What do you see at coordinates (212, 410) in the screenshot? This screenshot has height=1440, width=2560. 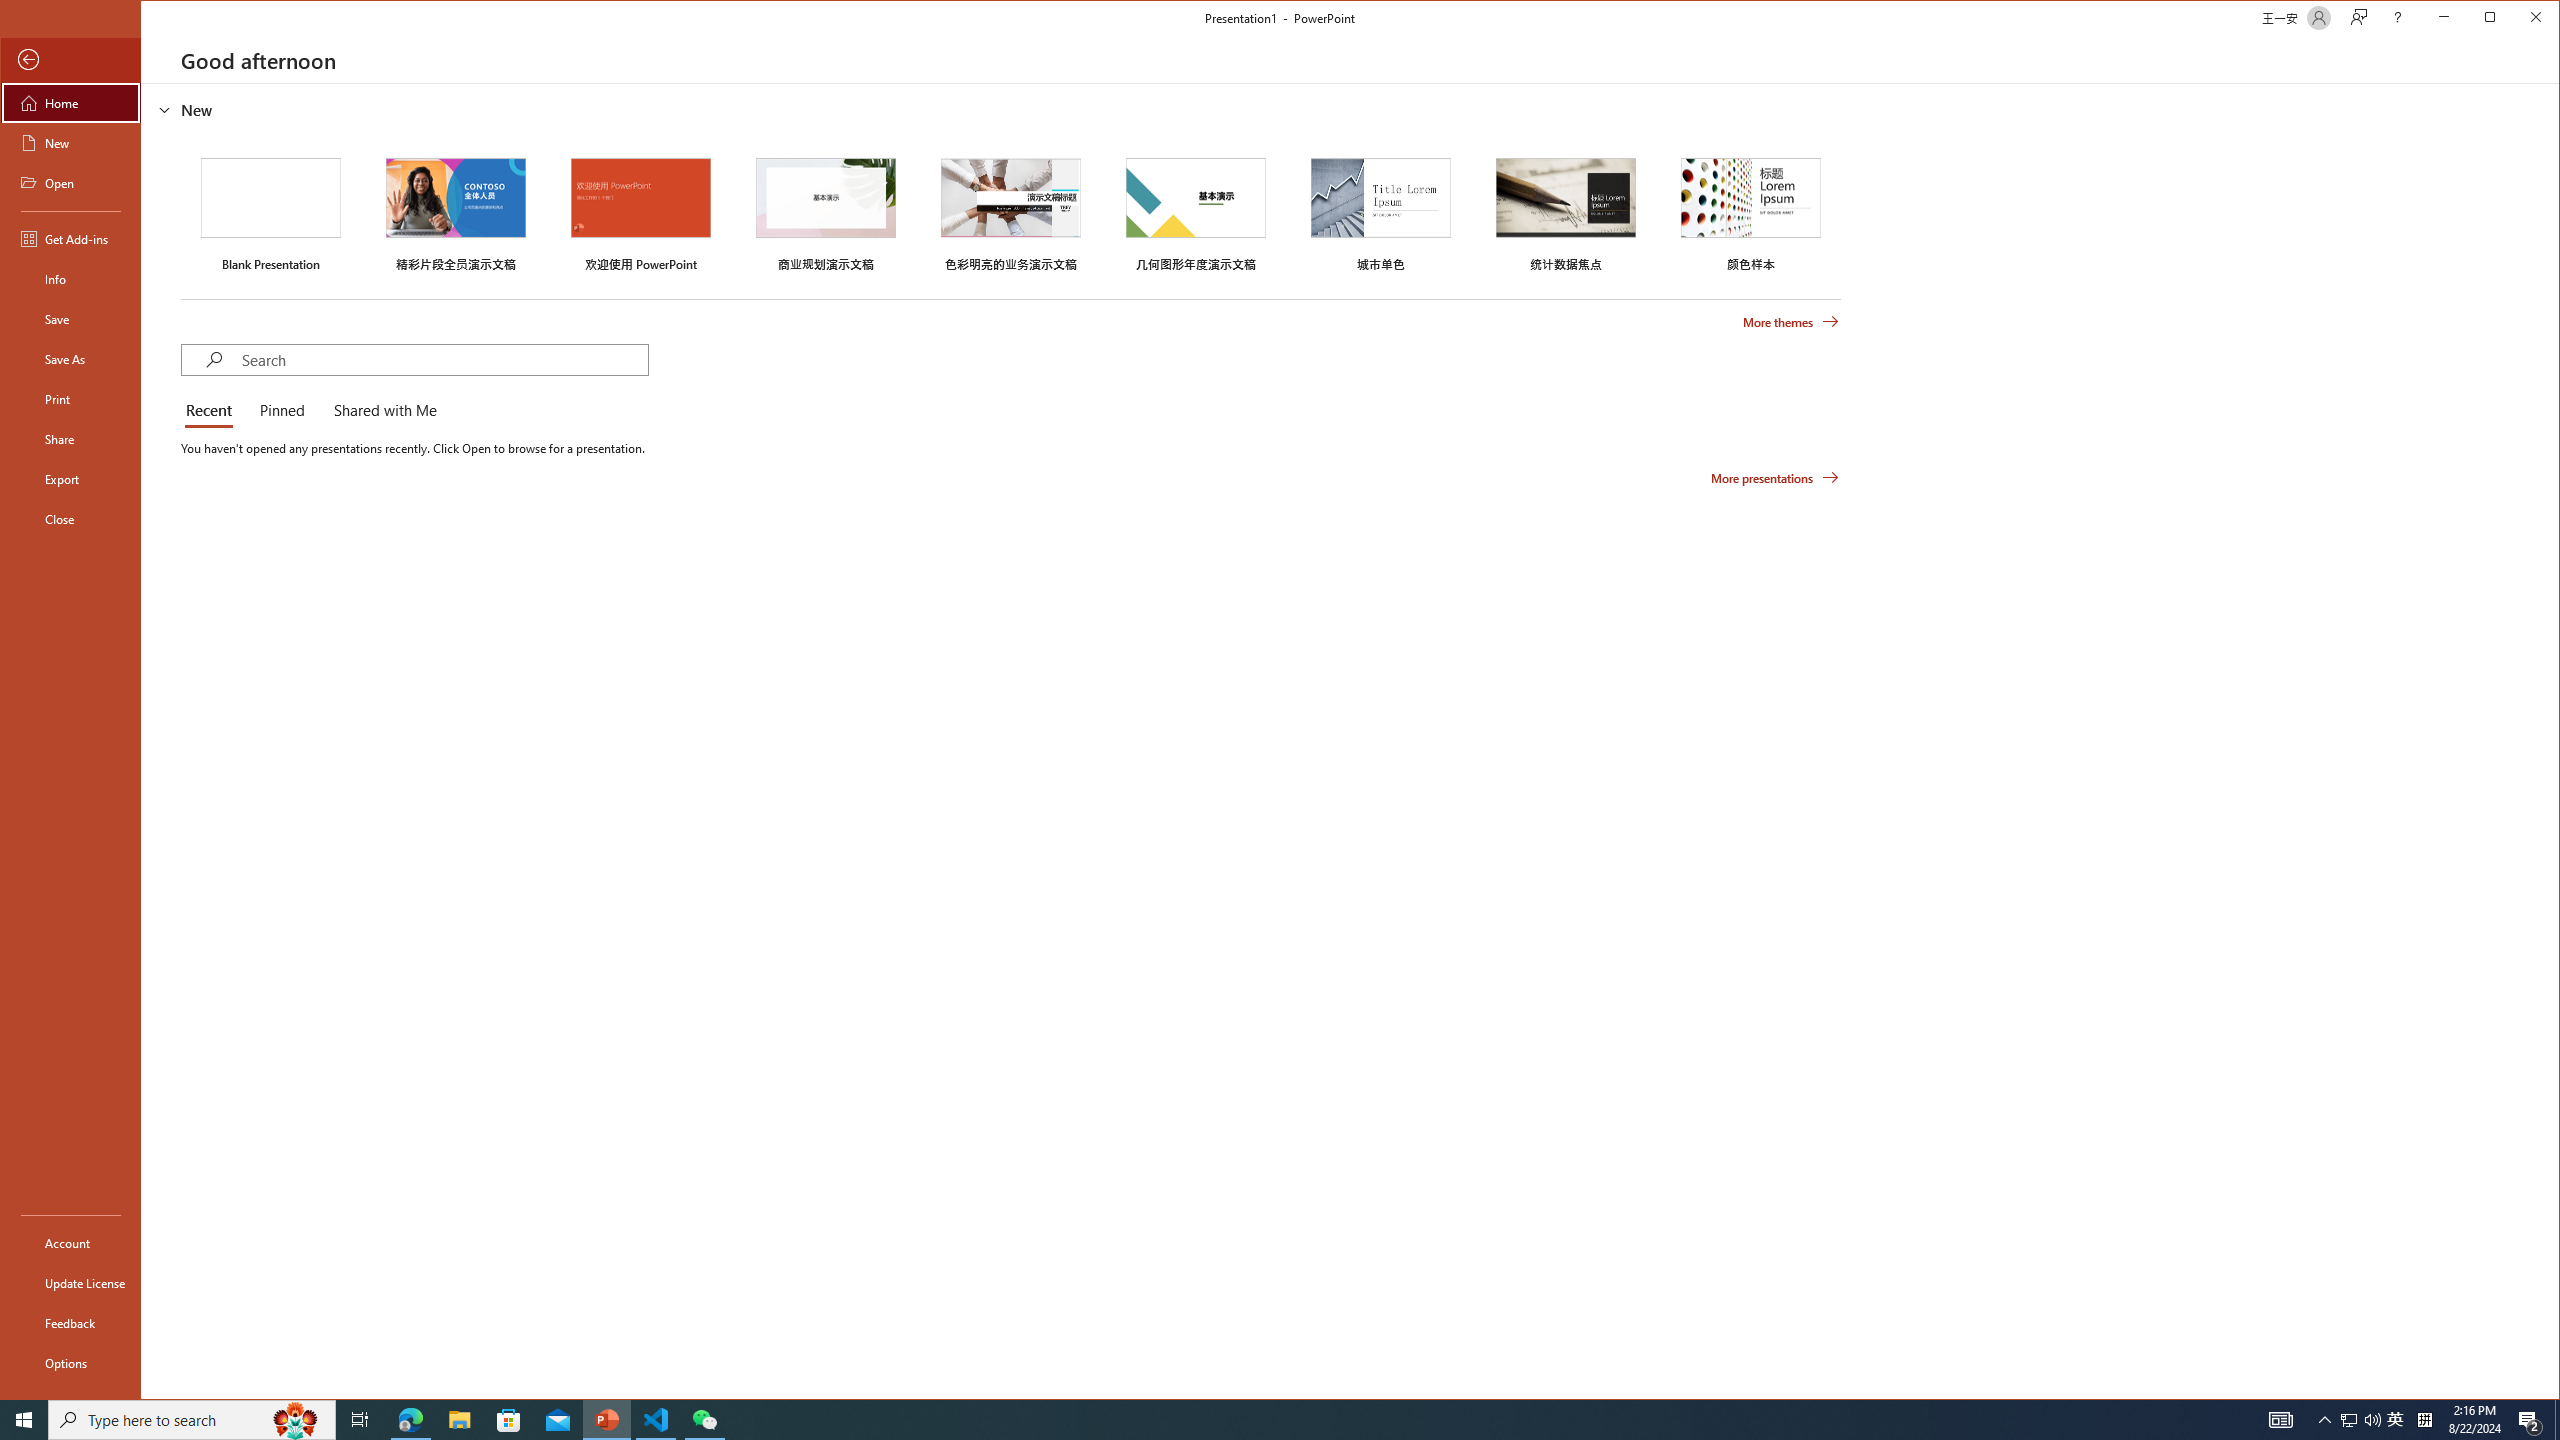 I see `'Recent'` at bounding box center [212, 410].